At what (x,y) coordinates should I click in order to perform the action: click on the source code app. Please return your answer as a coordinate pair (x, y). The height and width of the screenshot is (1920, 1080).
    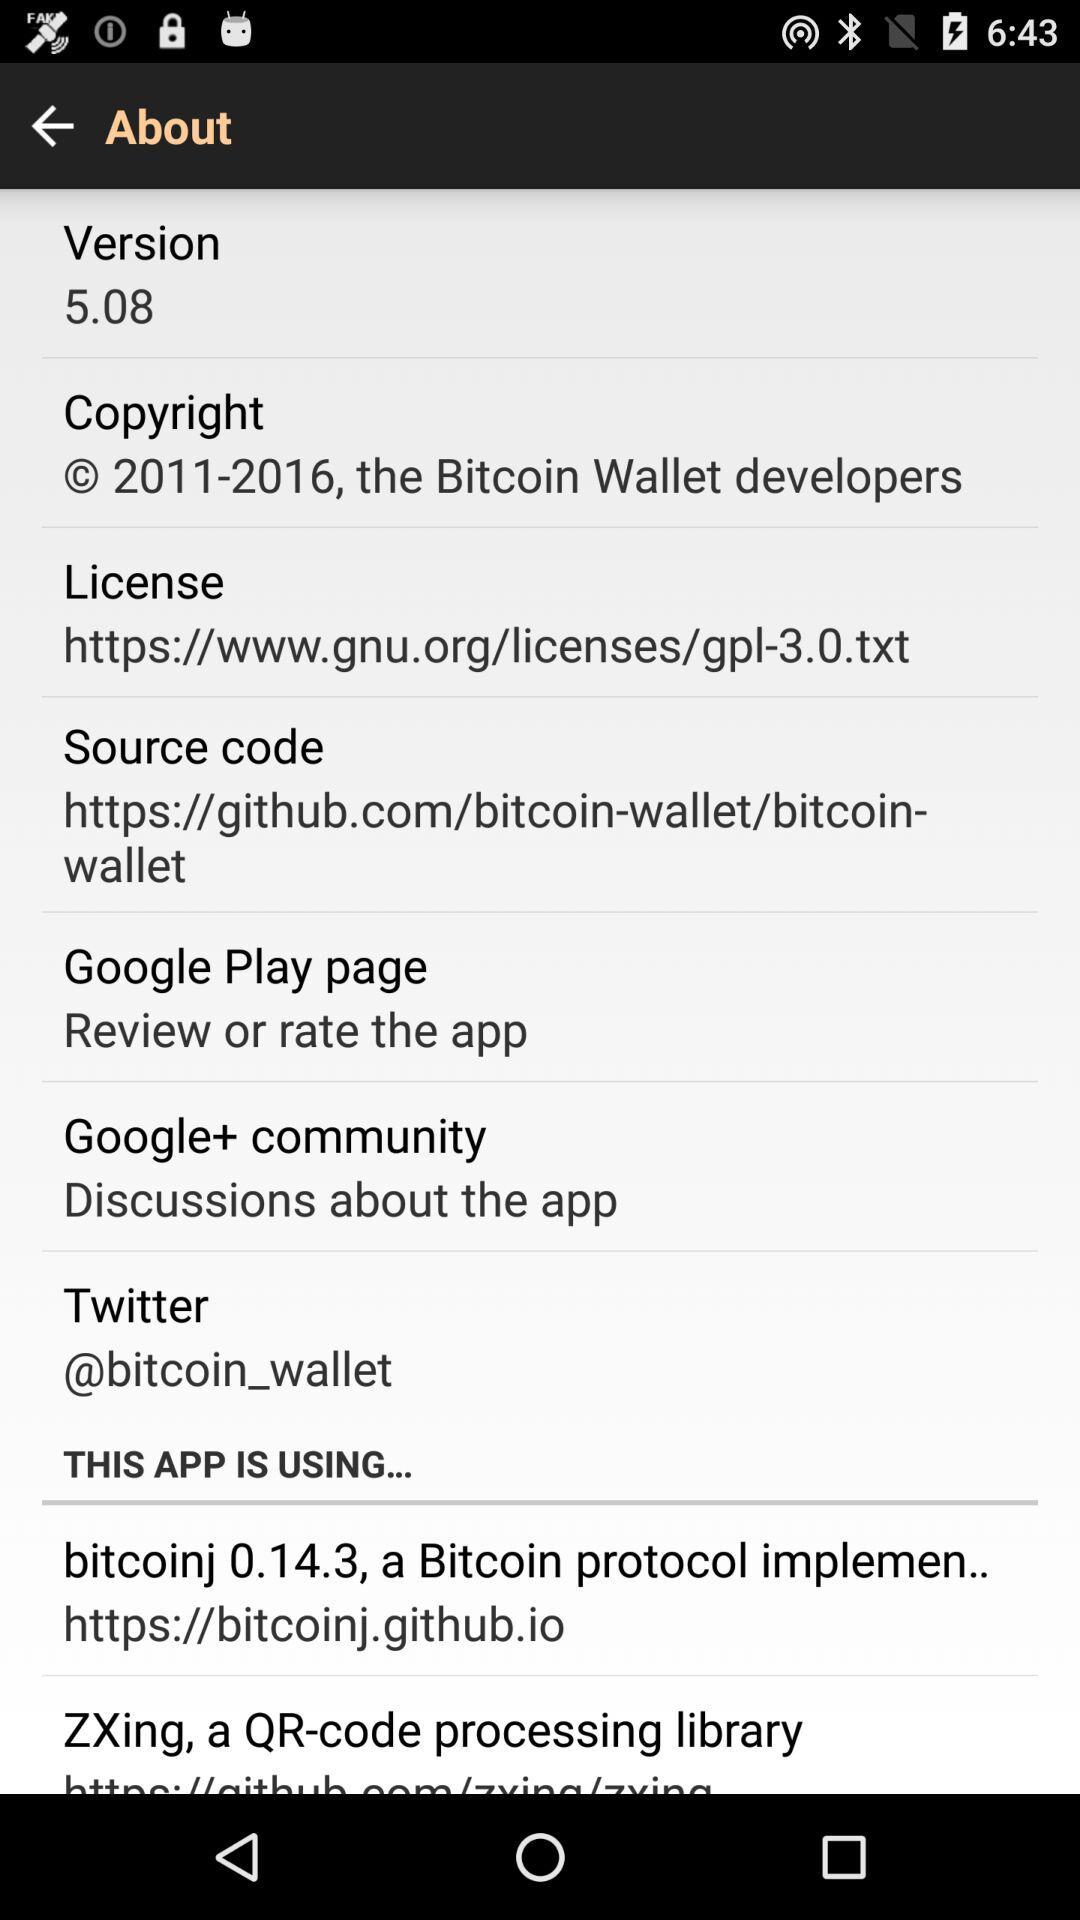
    Looking at the image, I should click on (193, 744).